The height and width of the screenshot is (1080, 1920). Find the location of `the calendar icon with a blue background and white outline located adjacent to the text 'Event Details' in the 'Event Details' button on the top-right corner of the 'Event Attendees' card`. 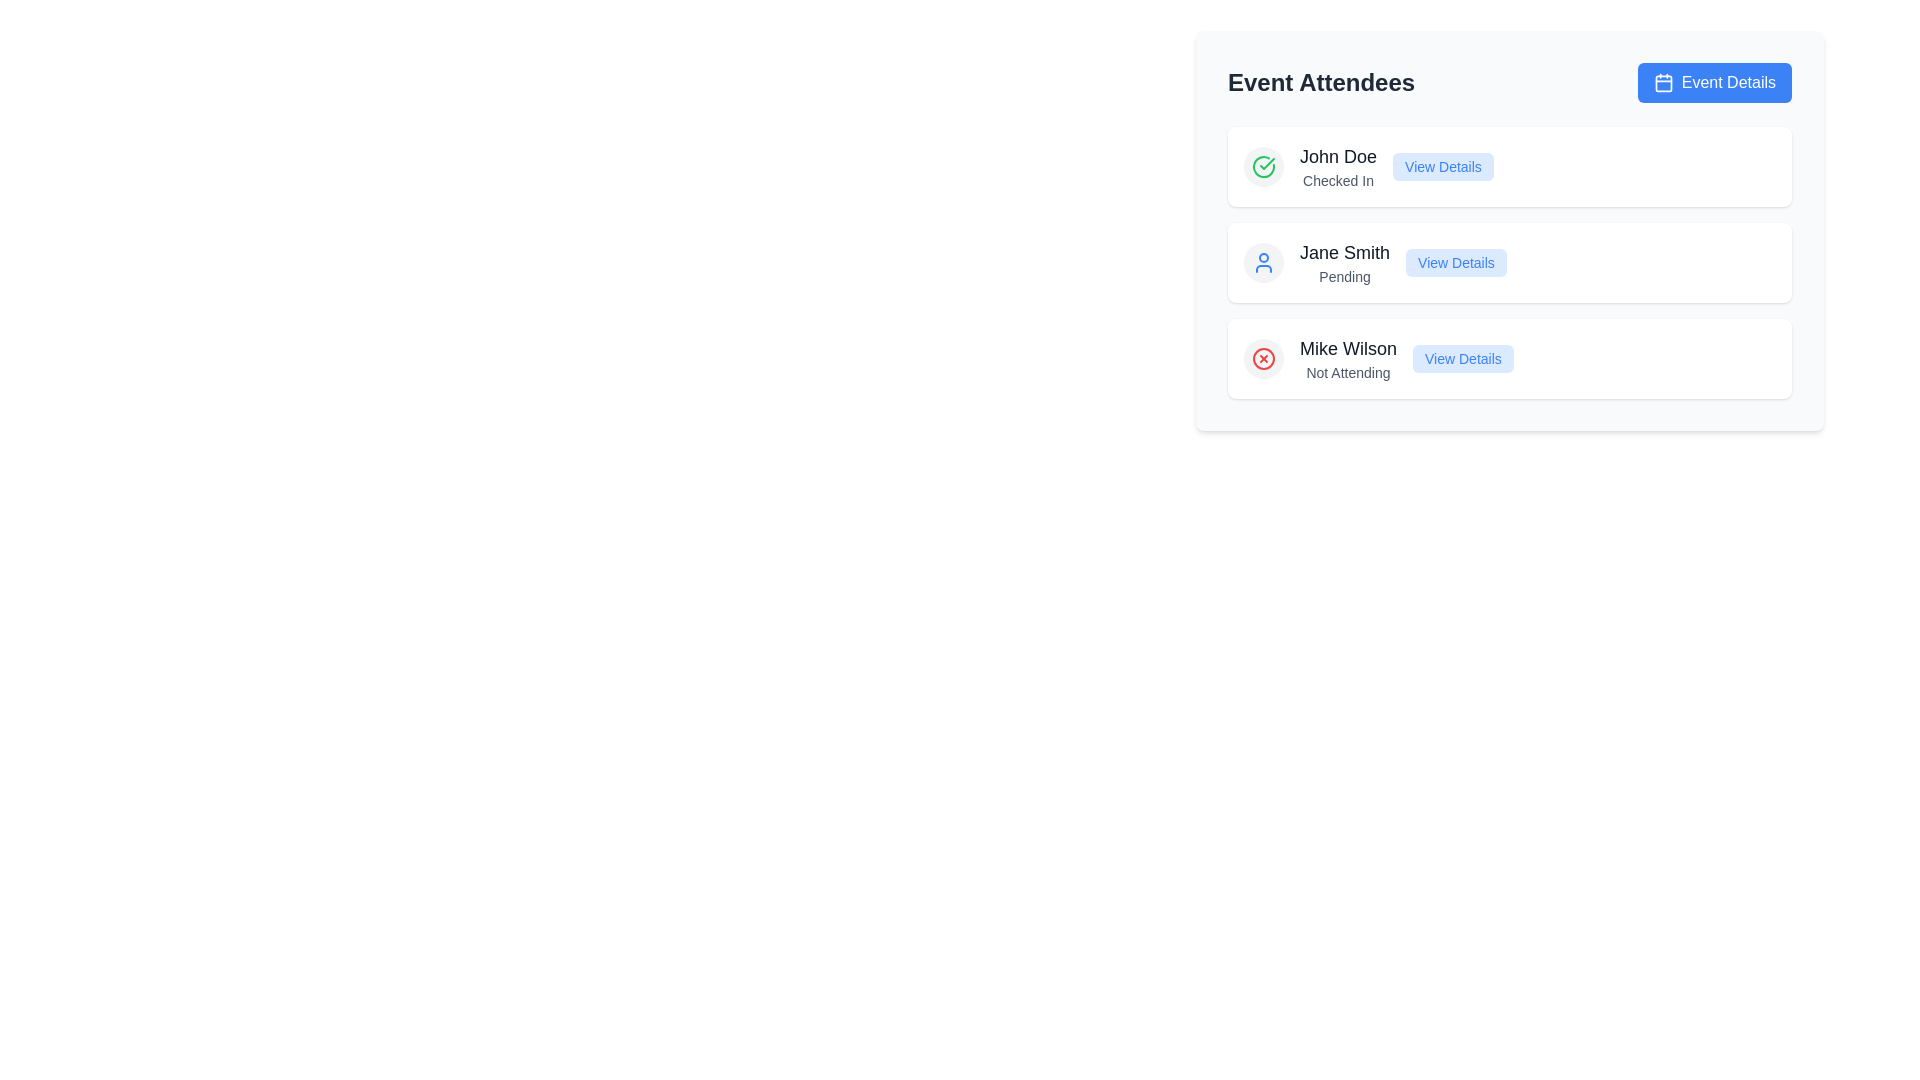

the calendar icon with a blue background and white outline located adjacent to the text 'Event Details' in the 'Event Details' button on the top-right corner of the 'Event Attendees' card is located at coordinates (1663, 82).